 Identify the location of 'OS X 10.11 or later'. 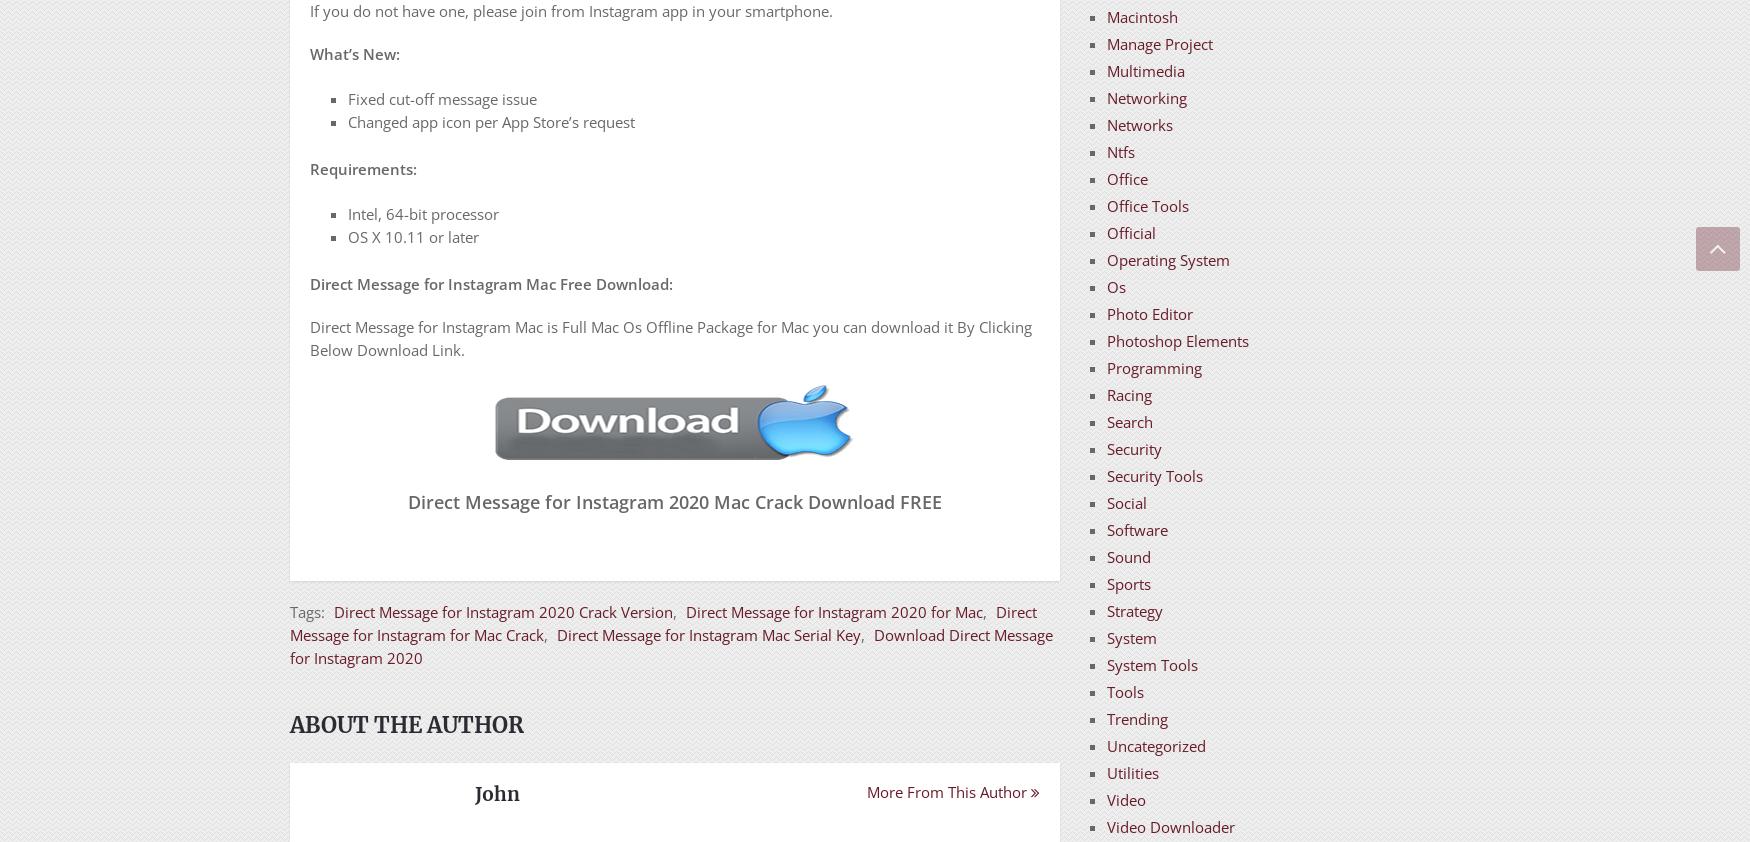
(411, 237).